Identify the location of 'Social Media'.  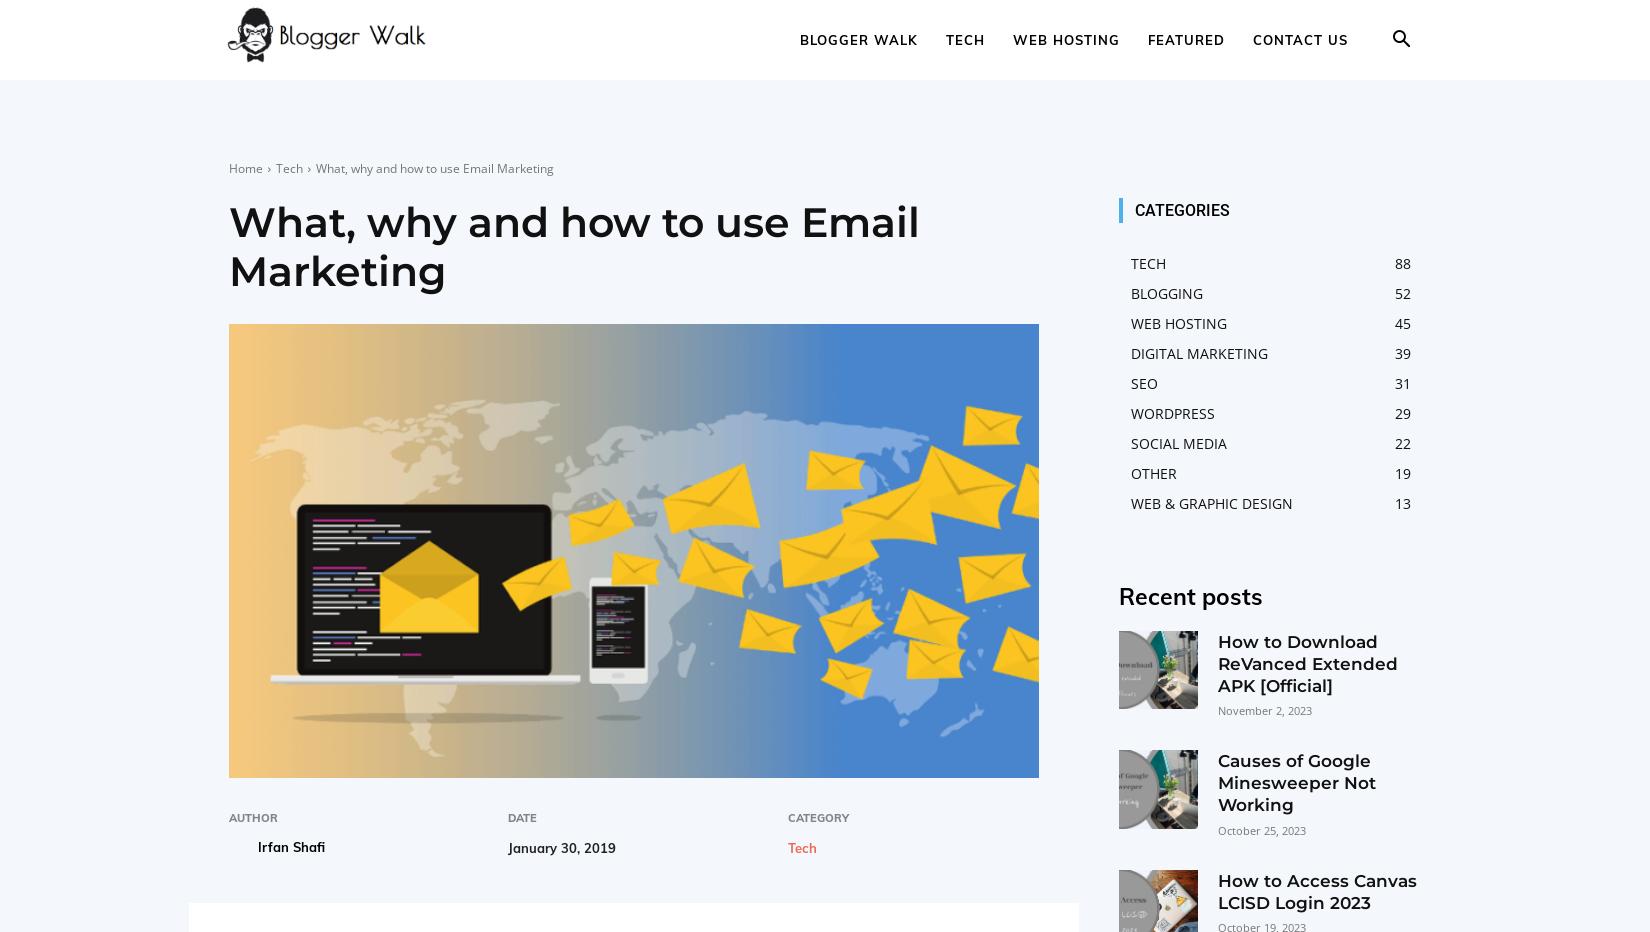
(1178, 443).